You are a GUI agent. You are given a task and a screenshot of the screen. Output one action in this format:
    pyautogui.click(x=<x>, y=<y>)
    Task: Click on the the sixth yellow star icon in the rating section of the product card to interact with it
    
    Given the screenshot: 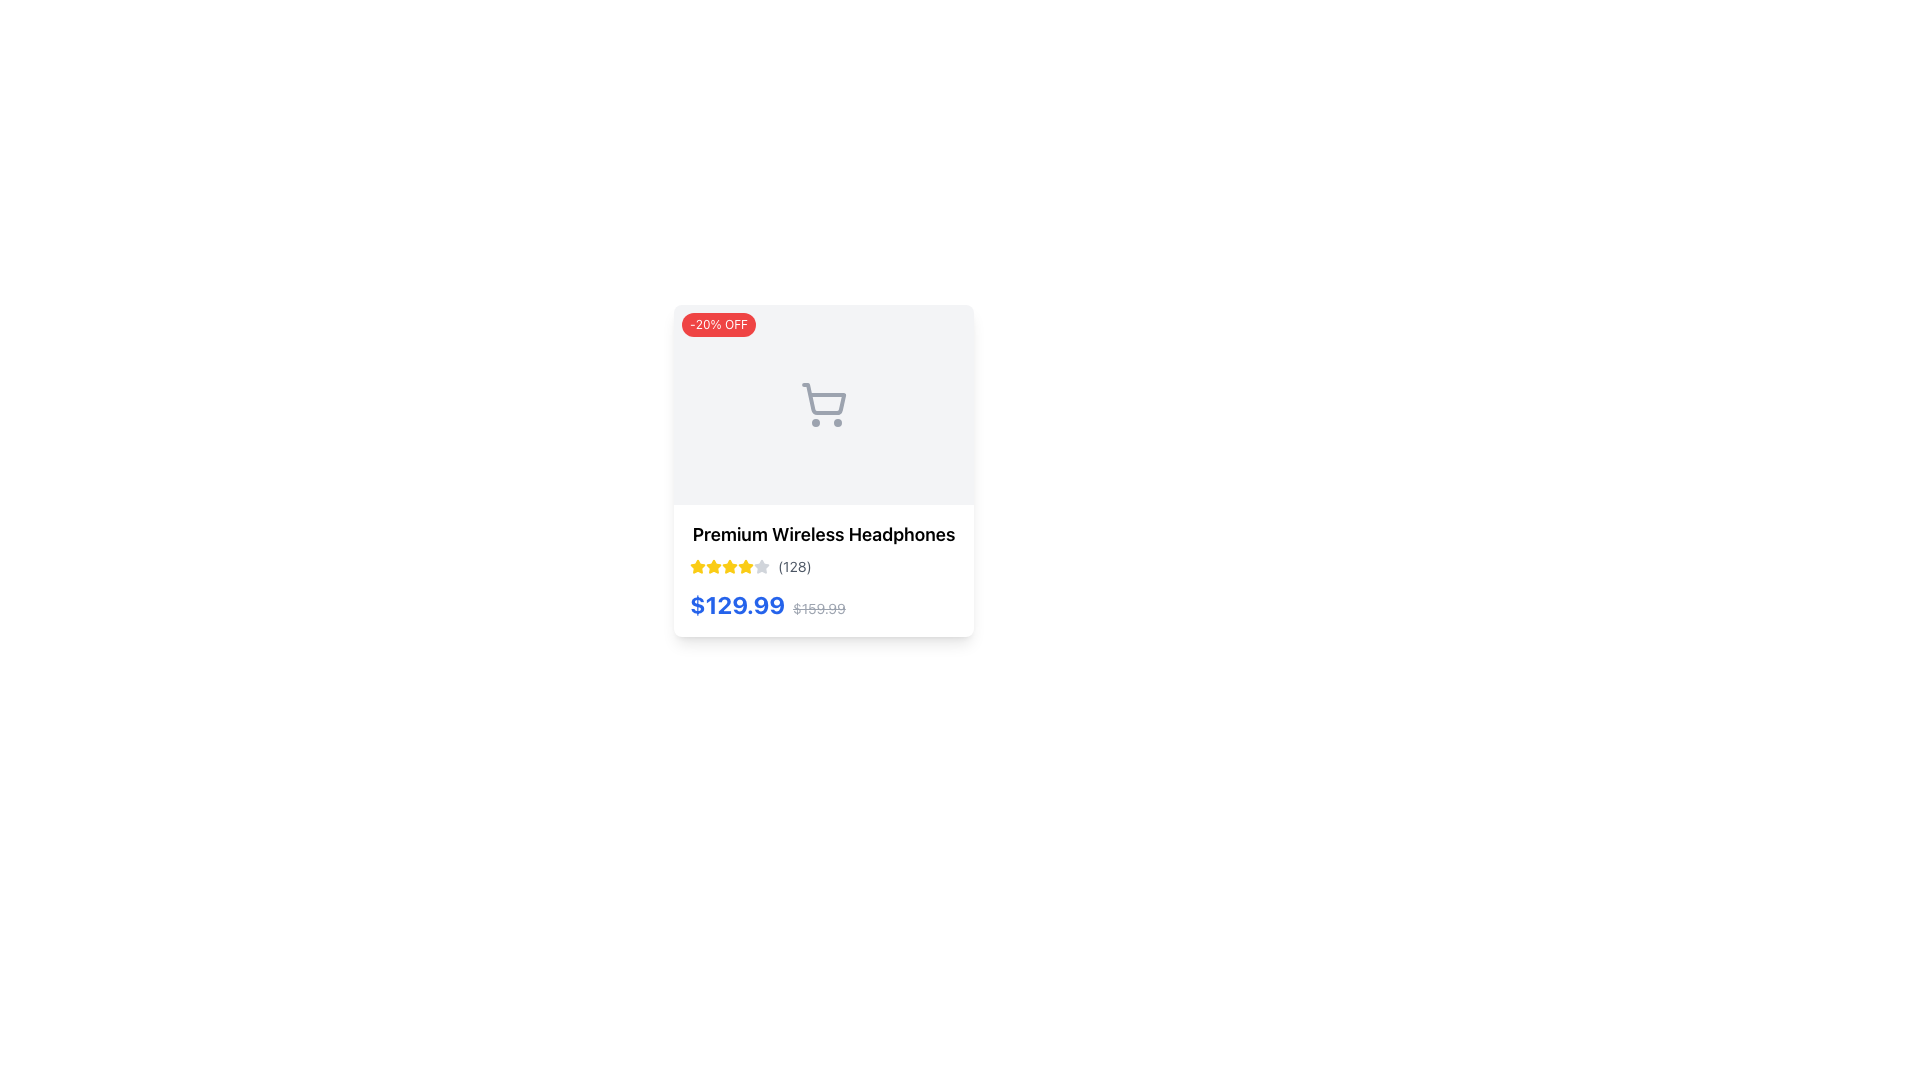 What is the action you would take?
    pyautogui.click(x=744, y=567)
    